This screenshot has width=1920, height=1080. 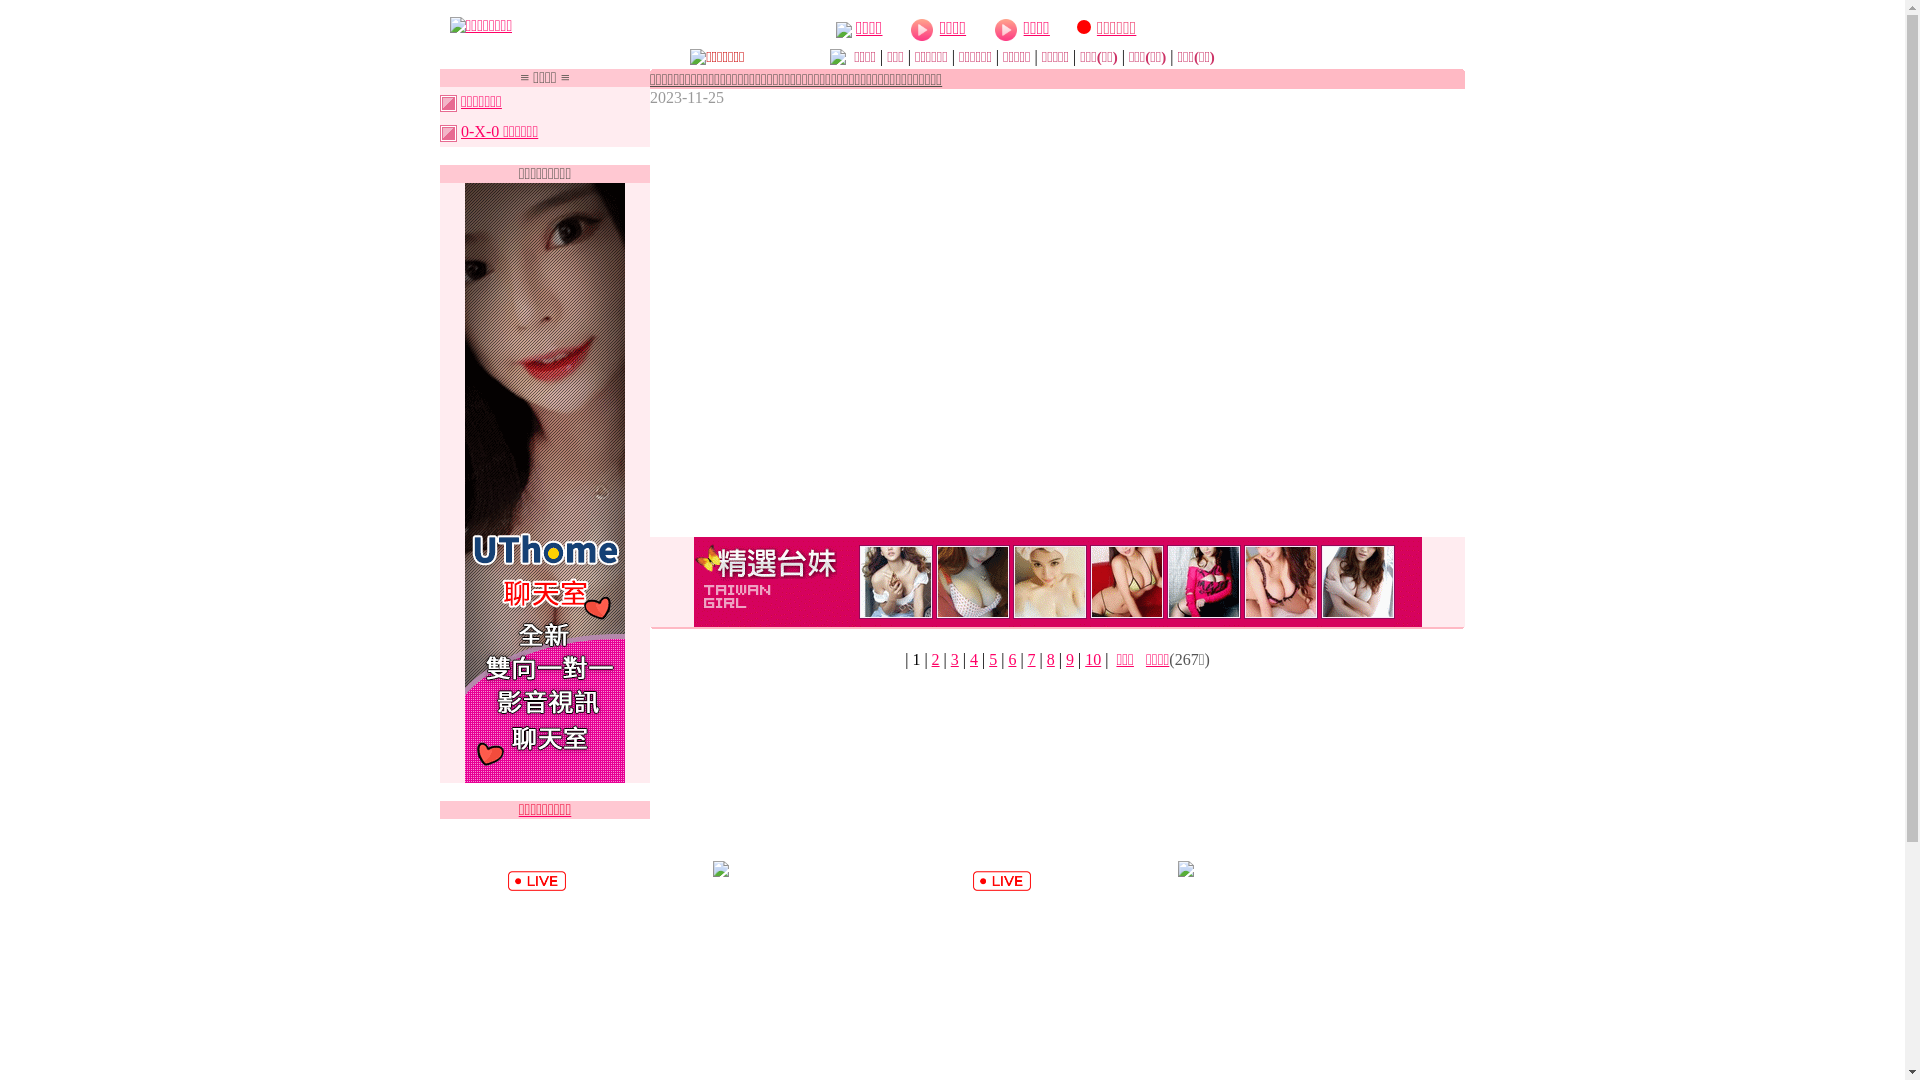 What do you see at coordinates (930, 659) in the screenshot?
I see `'2'` at bounding box center [930, 659].